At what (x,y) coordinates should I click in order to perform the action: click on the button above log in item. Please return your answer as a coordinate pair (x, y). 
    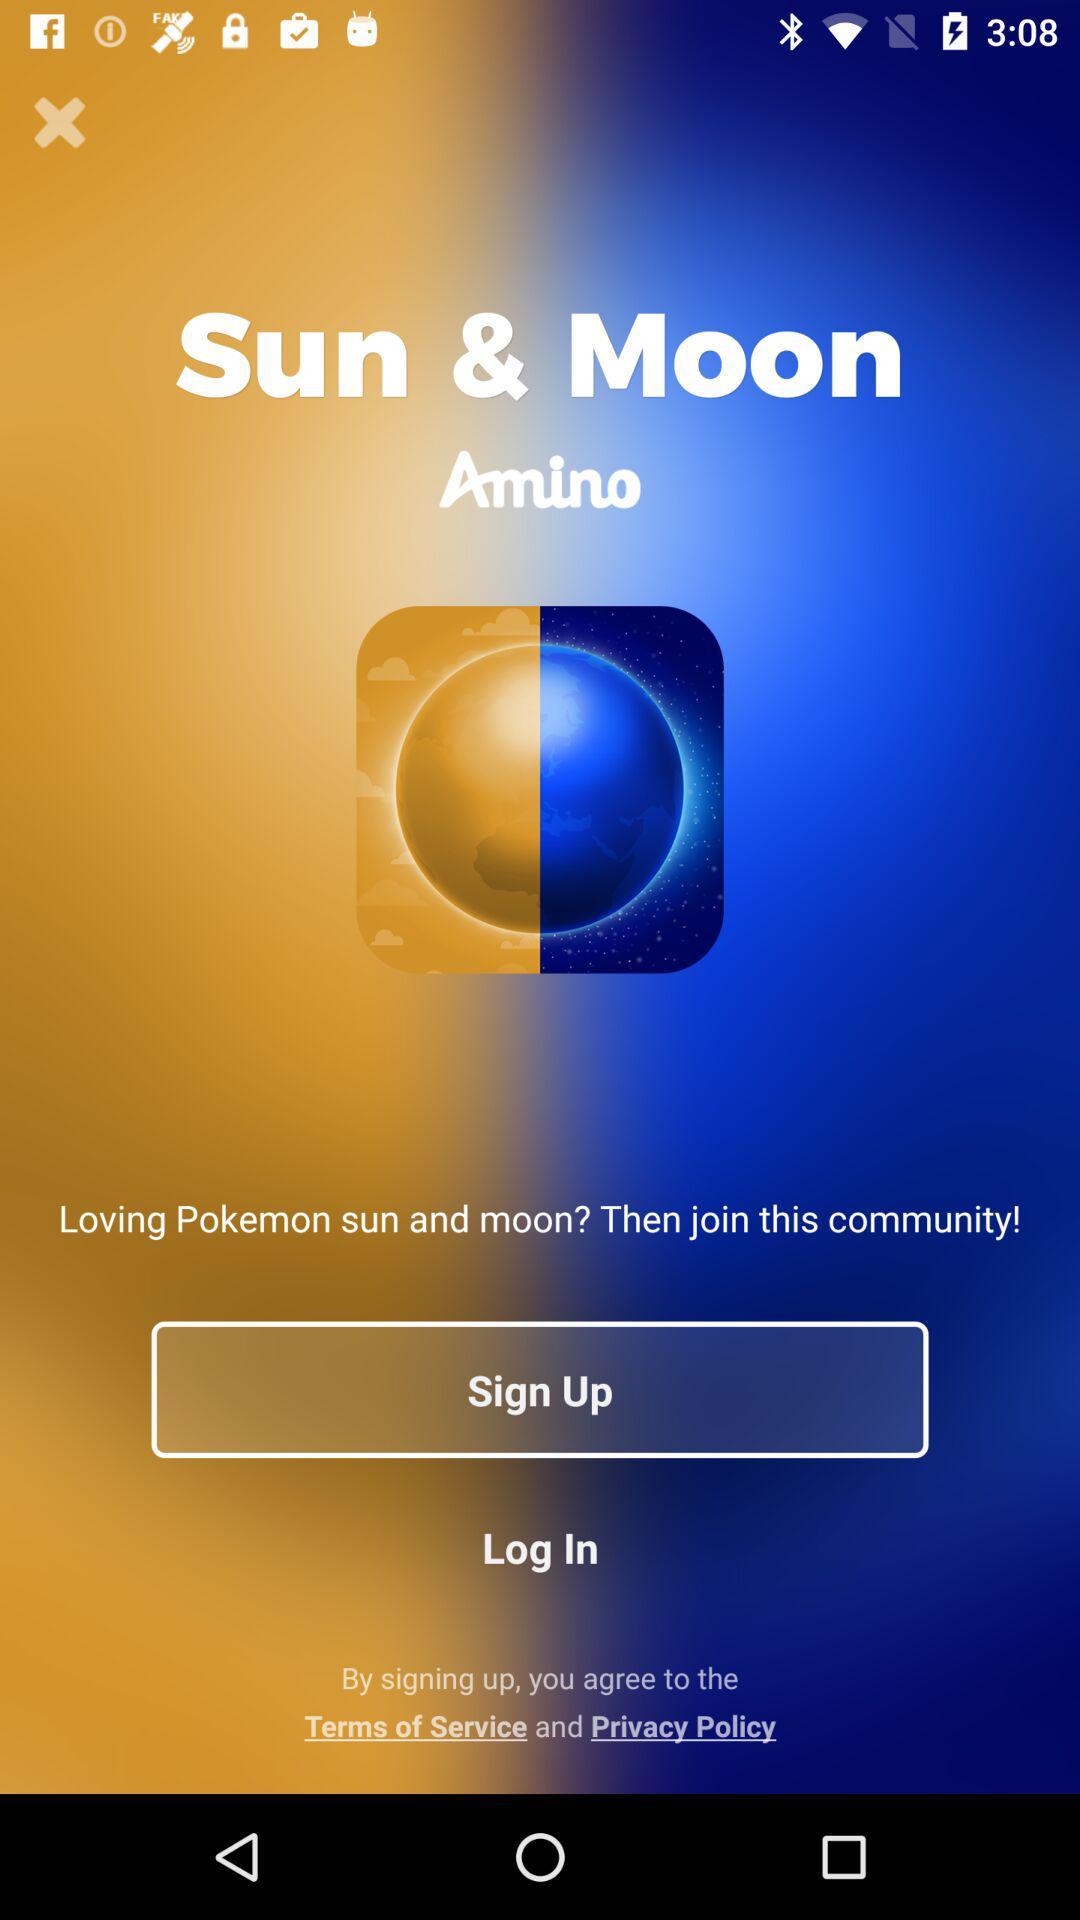
    Looking at the image, I should click on (540, 1388).